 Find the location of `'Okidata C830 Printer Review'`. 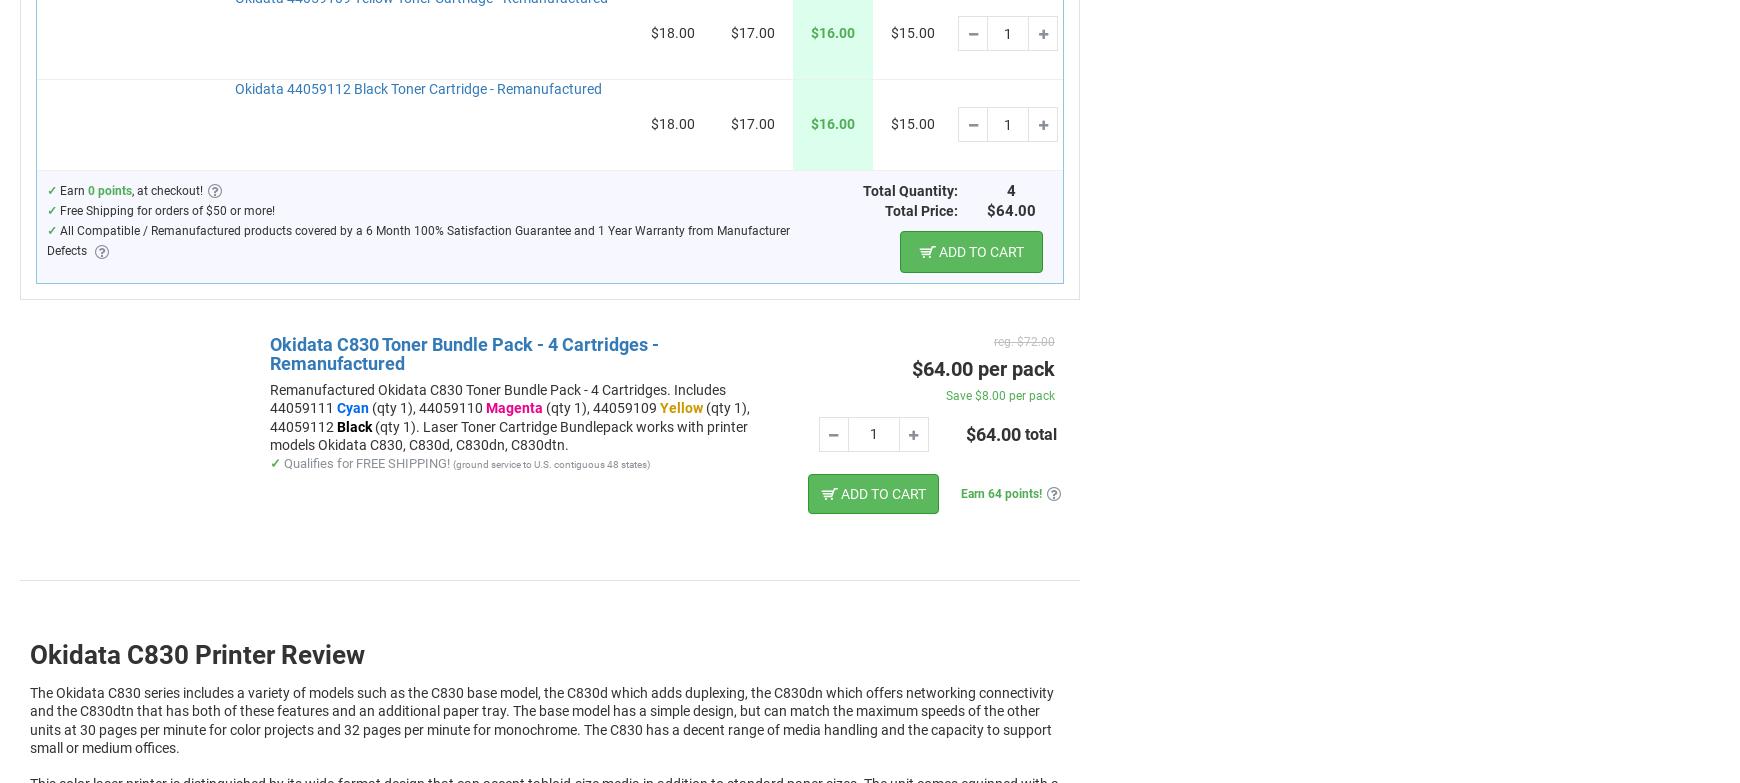

'Okidata C830 Printer Review' is located at coordinates (196, 652).